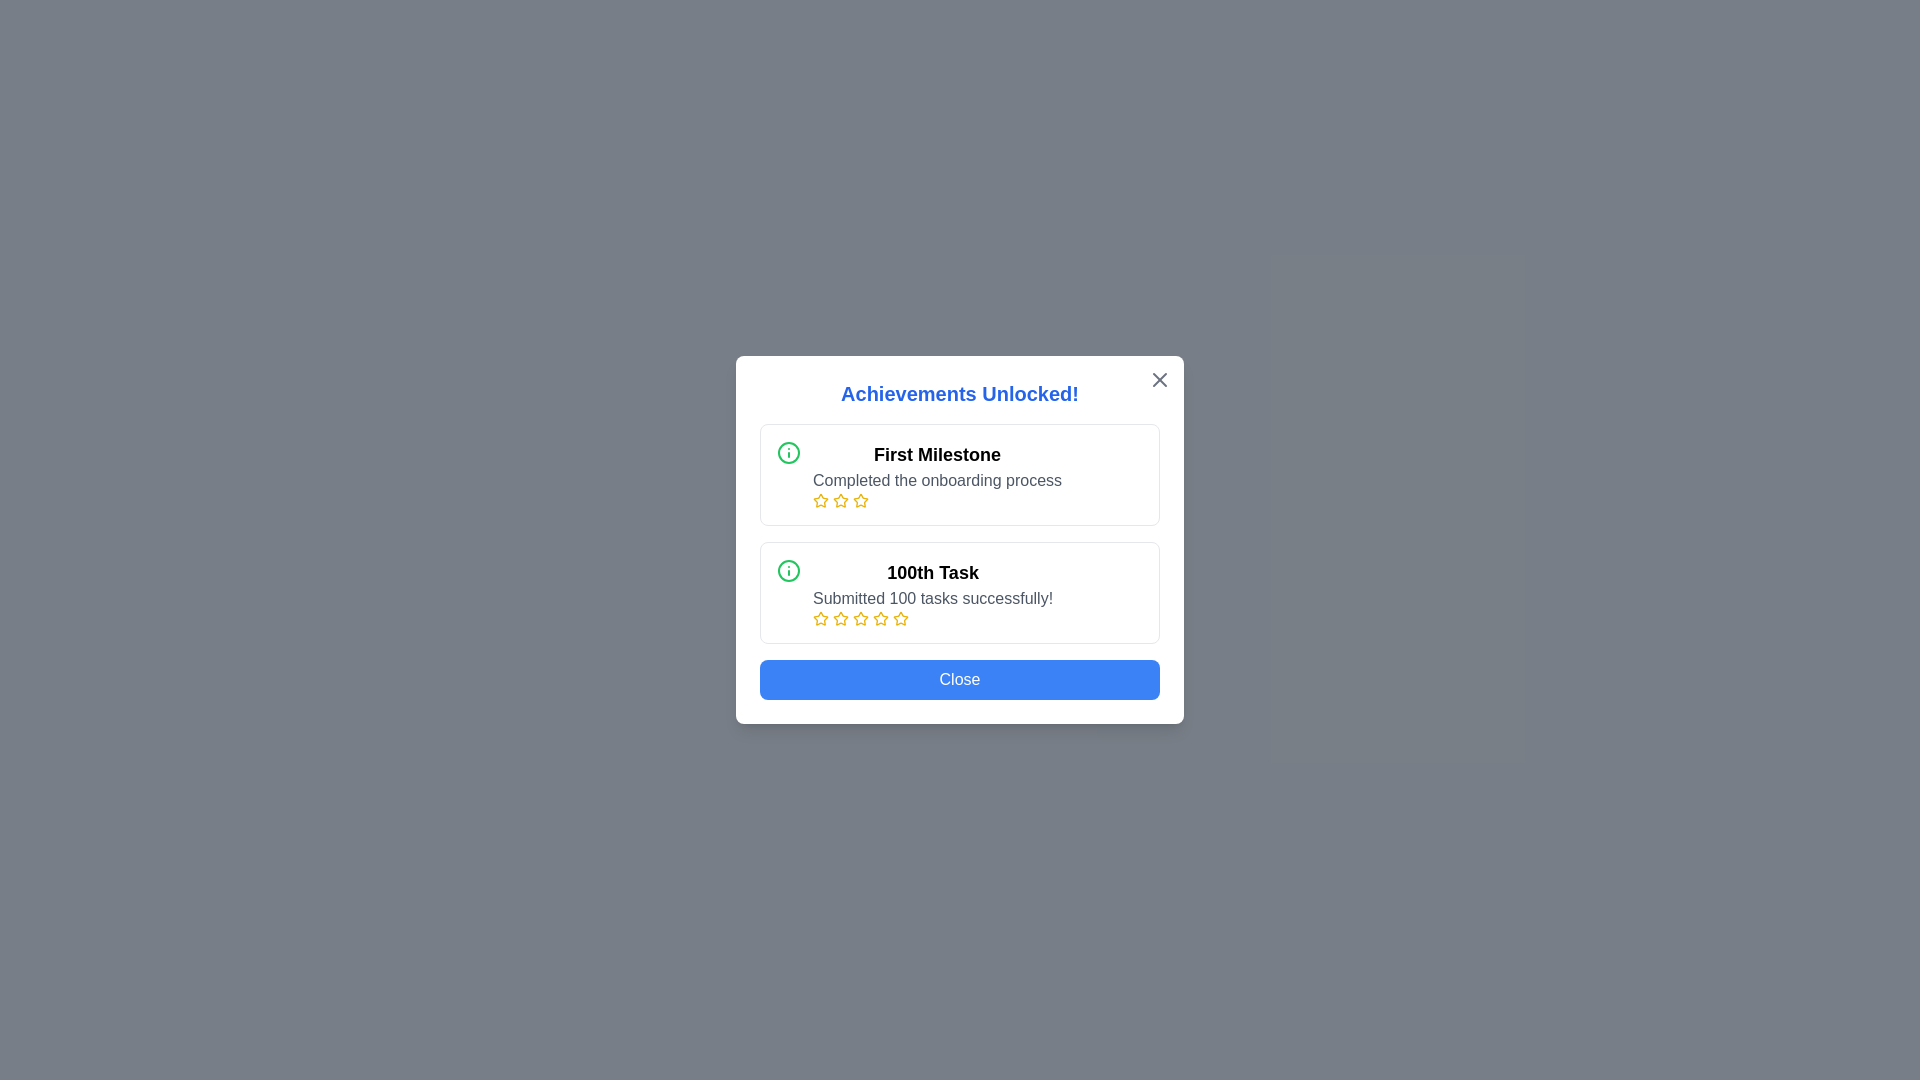 This screenshot has height=1080, width=1920. Describe the element at coordinates (936, 500) in the screenshot. I see `the rating representation by focusing on the row of three yellow stars located beneath the text 'Completed the onboarding process' in the 'First Milestone' section of the 'Achievements Unlocked!' dialog` at that location.